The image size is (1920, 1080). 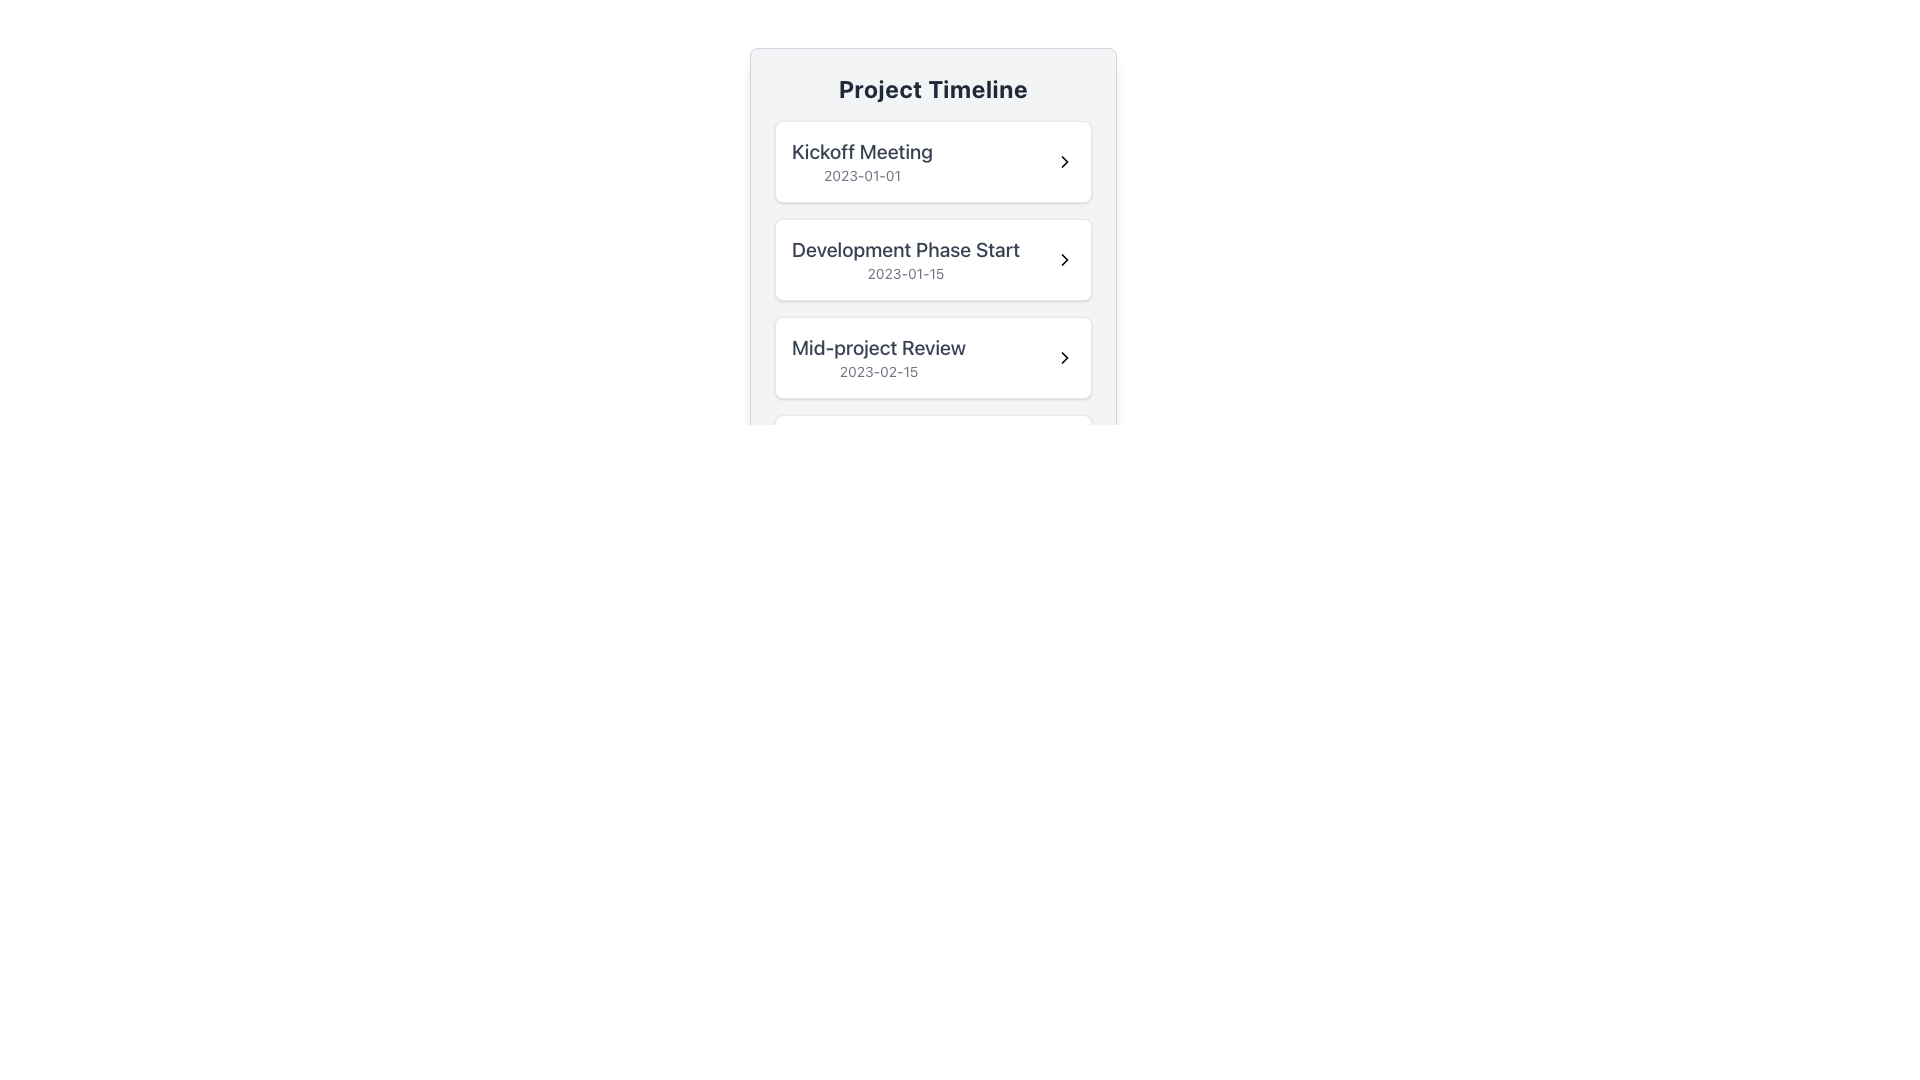 I want to click on information displayed in the milestone element, which is the second item in the 'Project Timeline' list, located below 'Kickoff Meeting' and above 'Mid-project Review', so click(x=932, y=285).